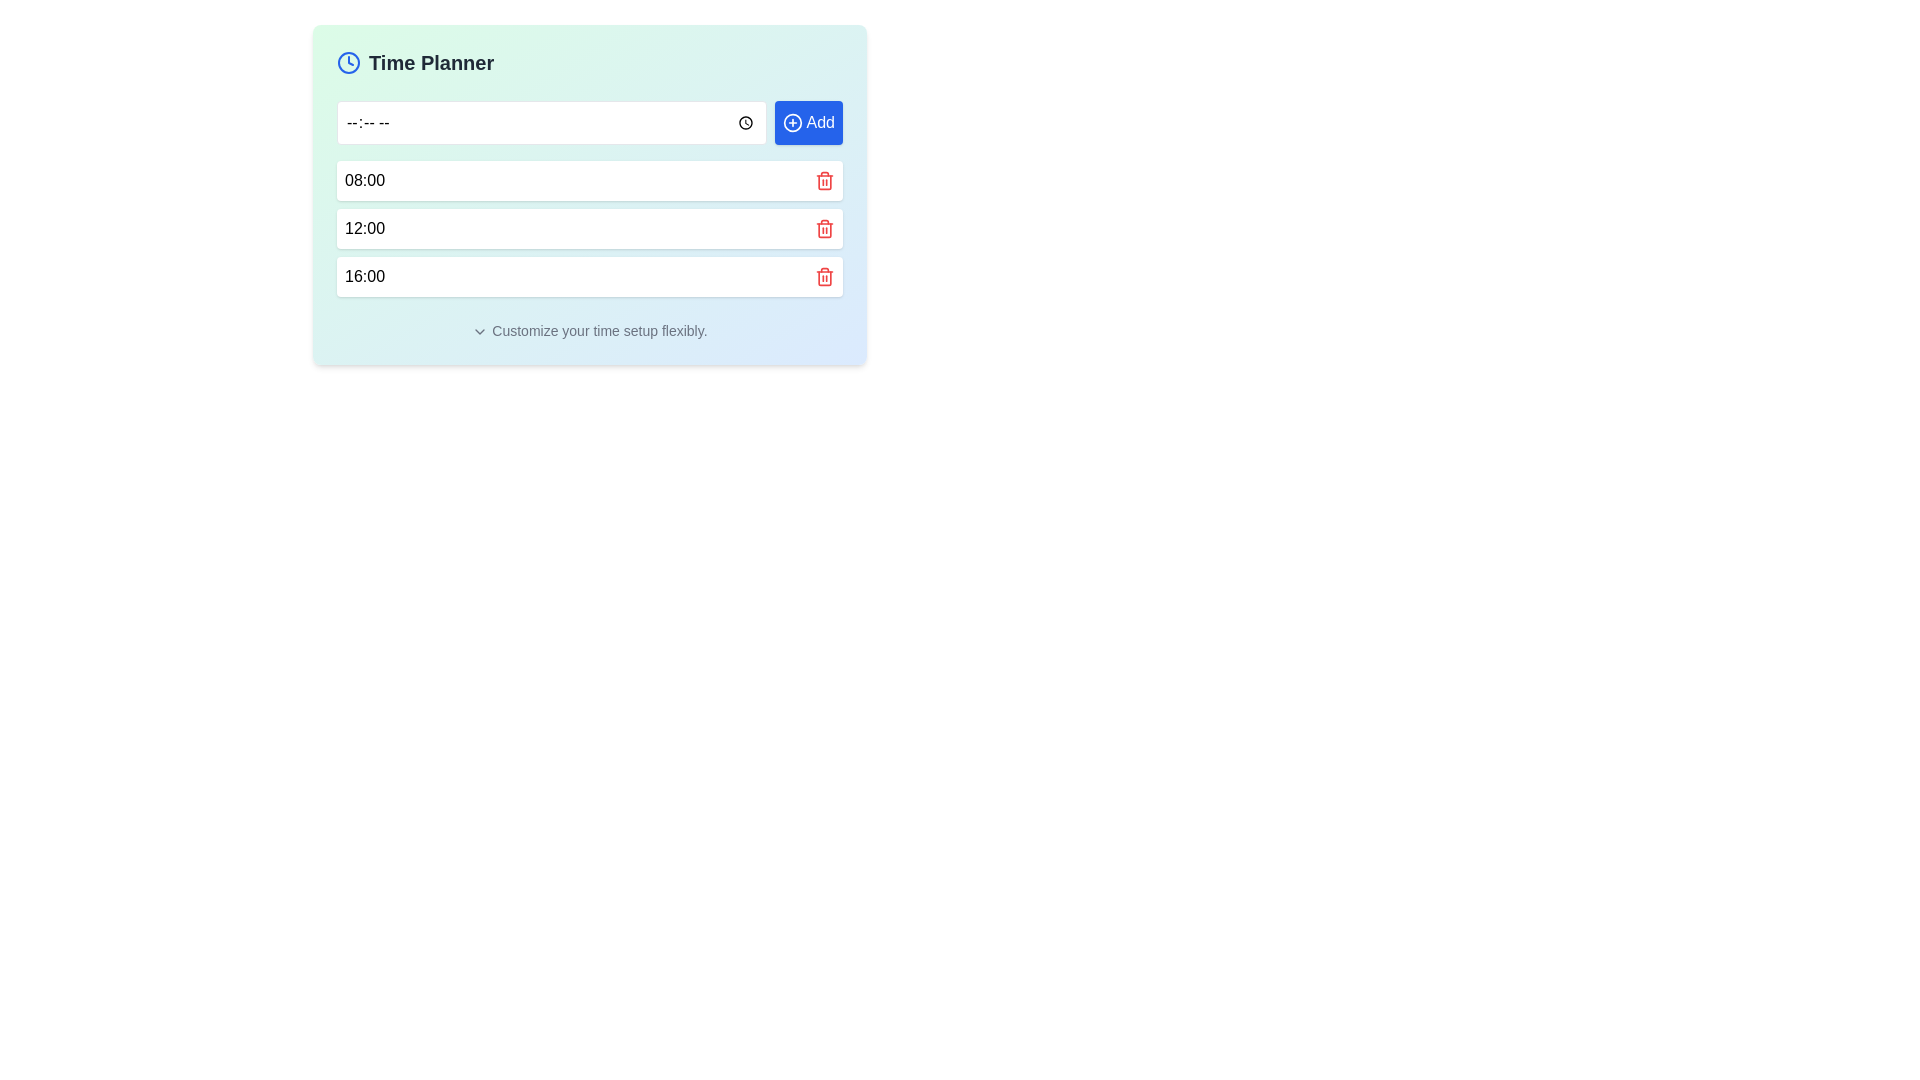 The image size is (1920, 1080). What do you see at coordinates (349, 61) in the screenshot?
I see `the decorative icon associated with the 'Time Planner' heading, positioned to the left of the text 'Time Planner'` at bounding box center [349, 61].